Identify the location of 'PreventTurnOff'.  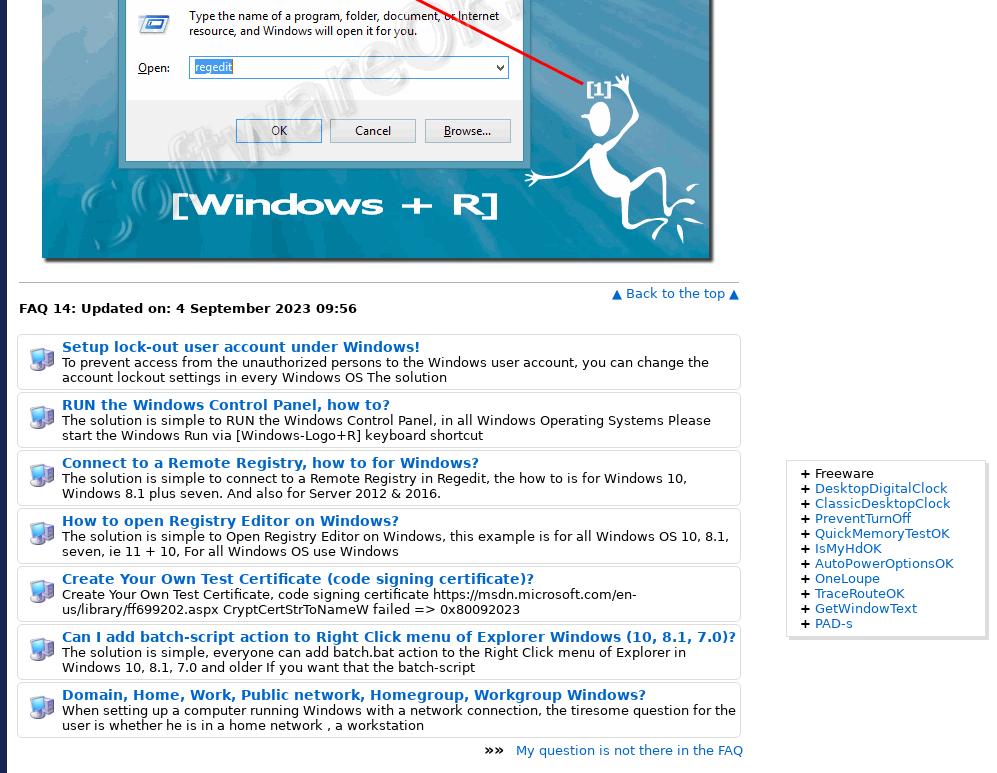
(862, 517).